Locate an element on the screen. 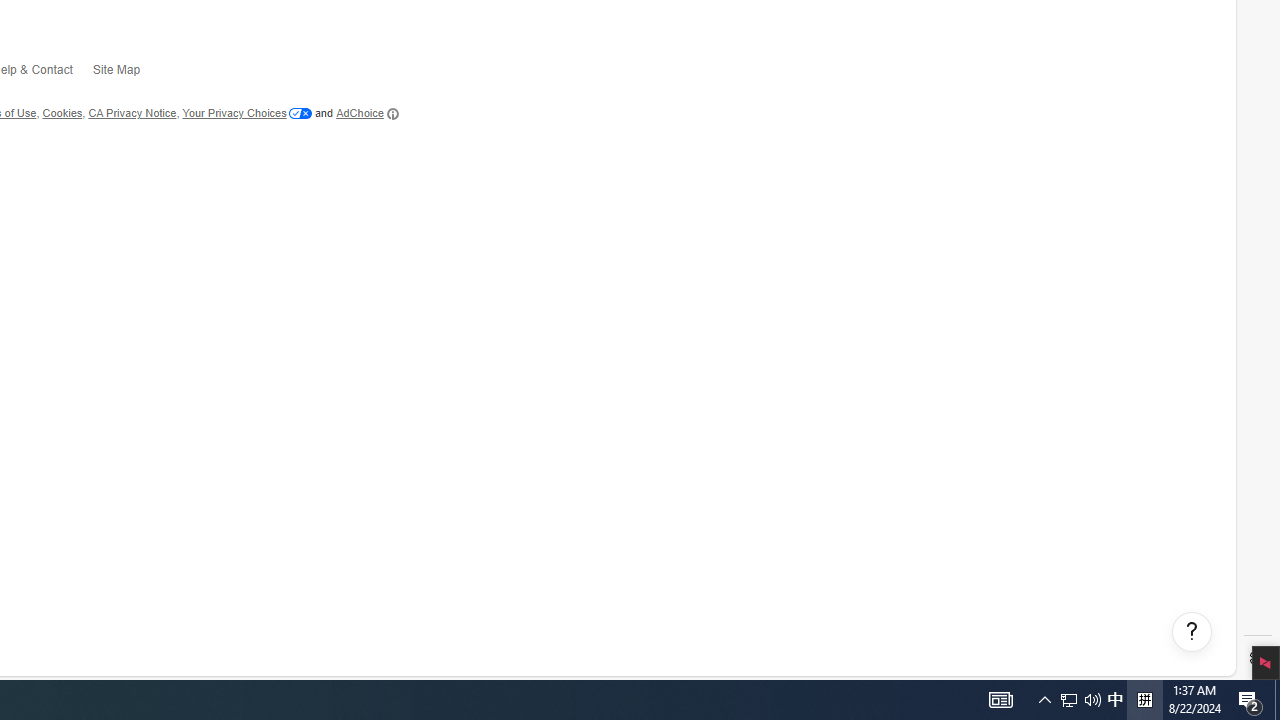  'Help, opens dialogs' is located at coordinates (1191, 632).